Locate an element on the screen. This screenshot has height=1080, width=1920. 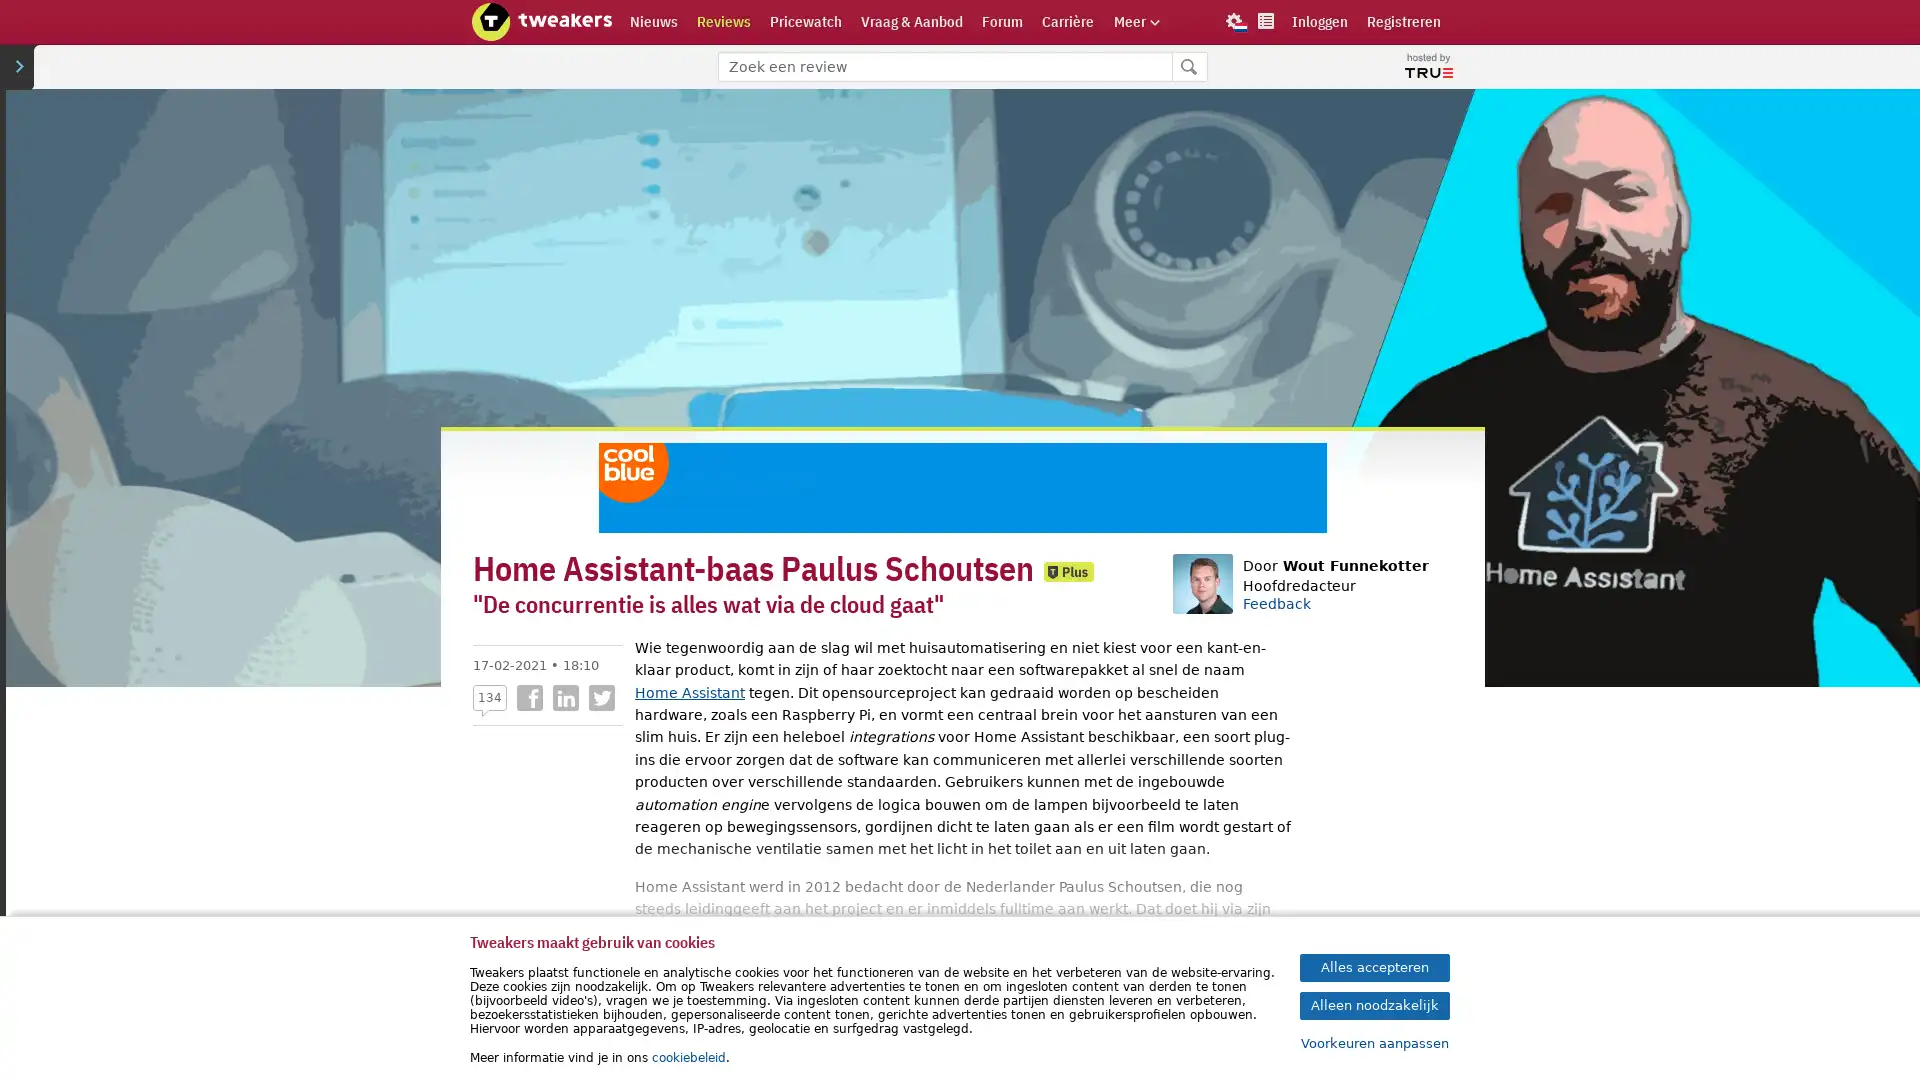
Alleen noodzakelijk is located at coordinates (1373, 1006).